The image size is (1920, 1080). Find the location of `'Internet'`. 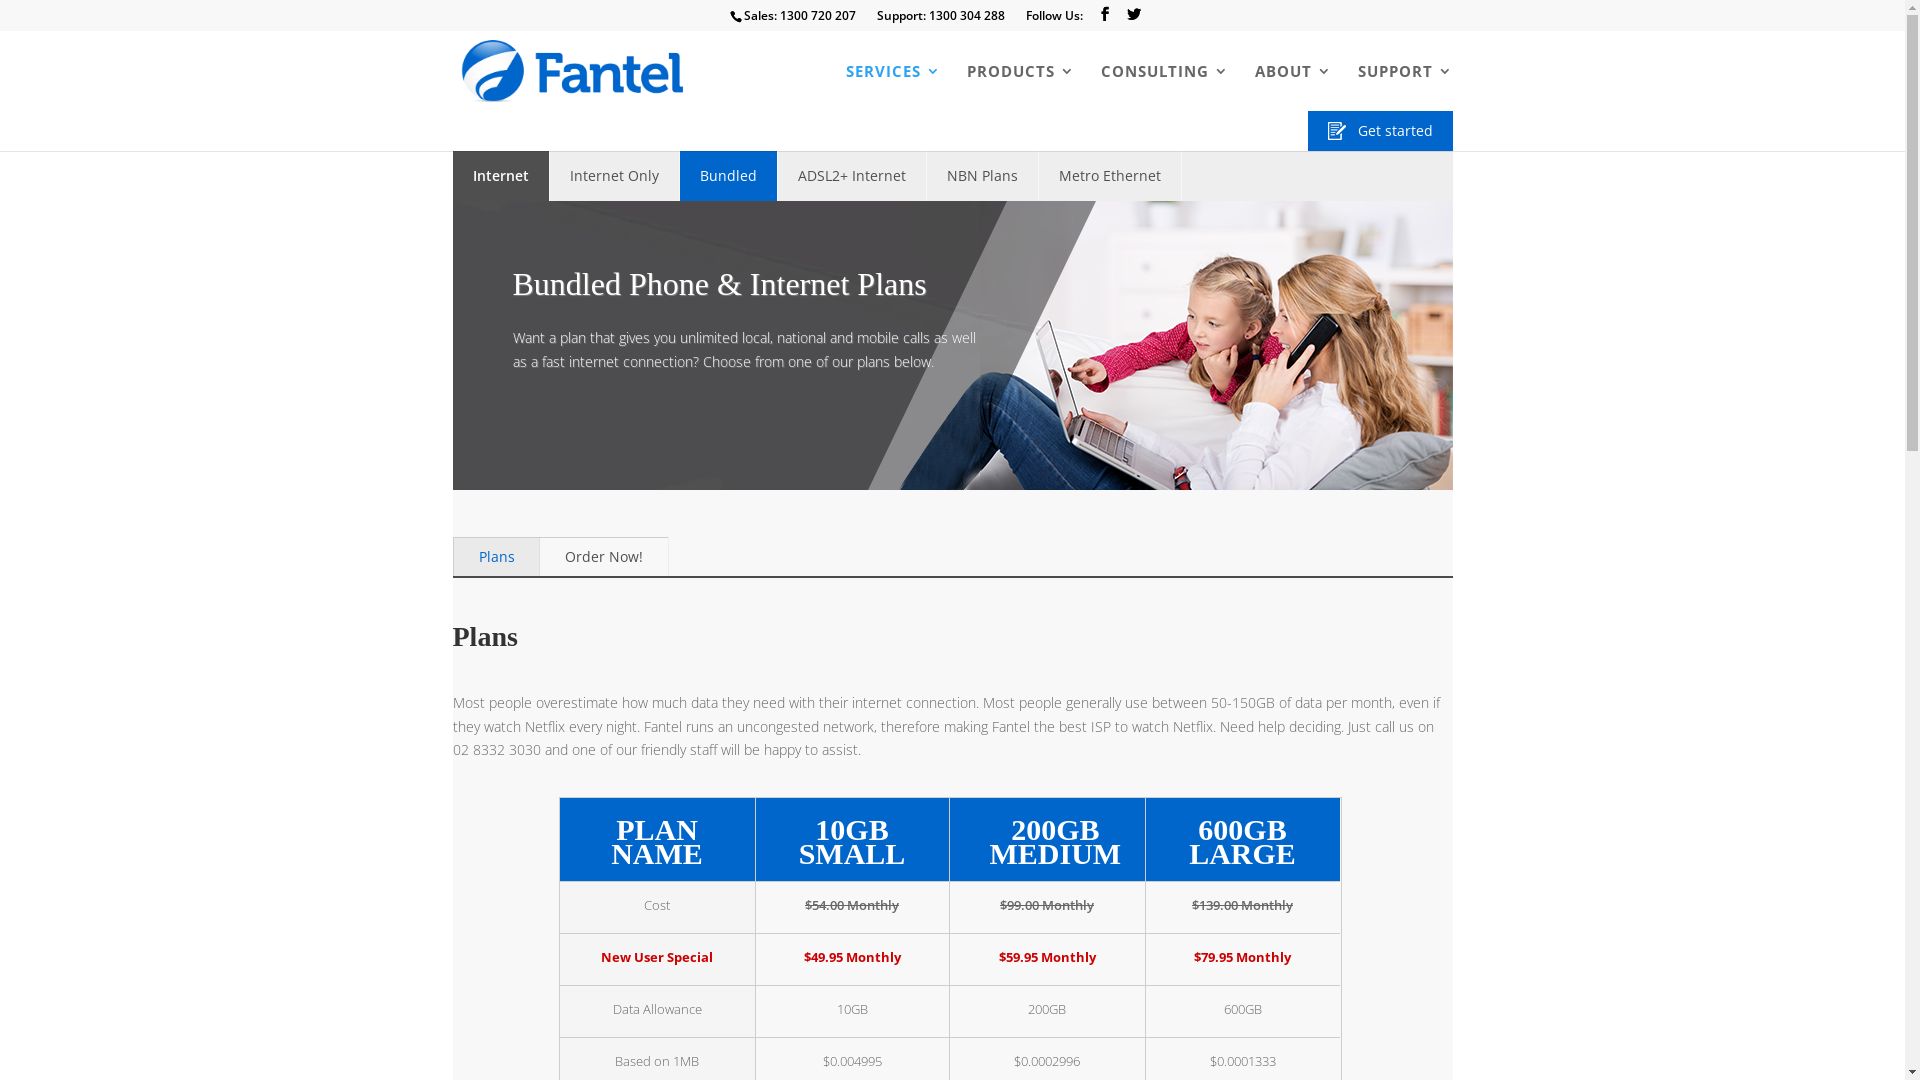

'Internet' is located at coordinates (500, 175).